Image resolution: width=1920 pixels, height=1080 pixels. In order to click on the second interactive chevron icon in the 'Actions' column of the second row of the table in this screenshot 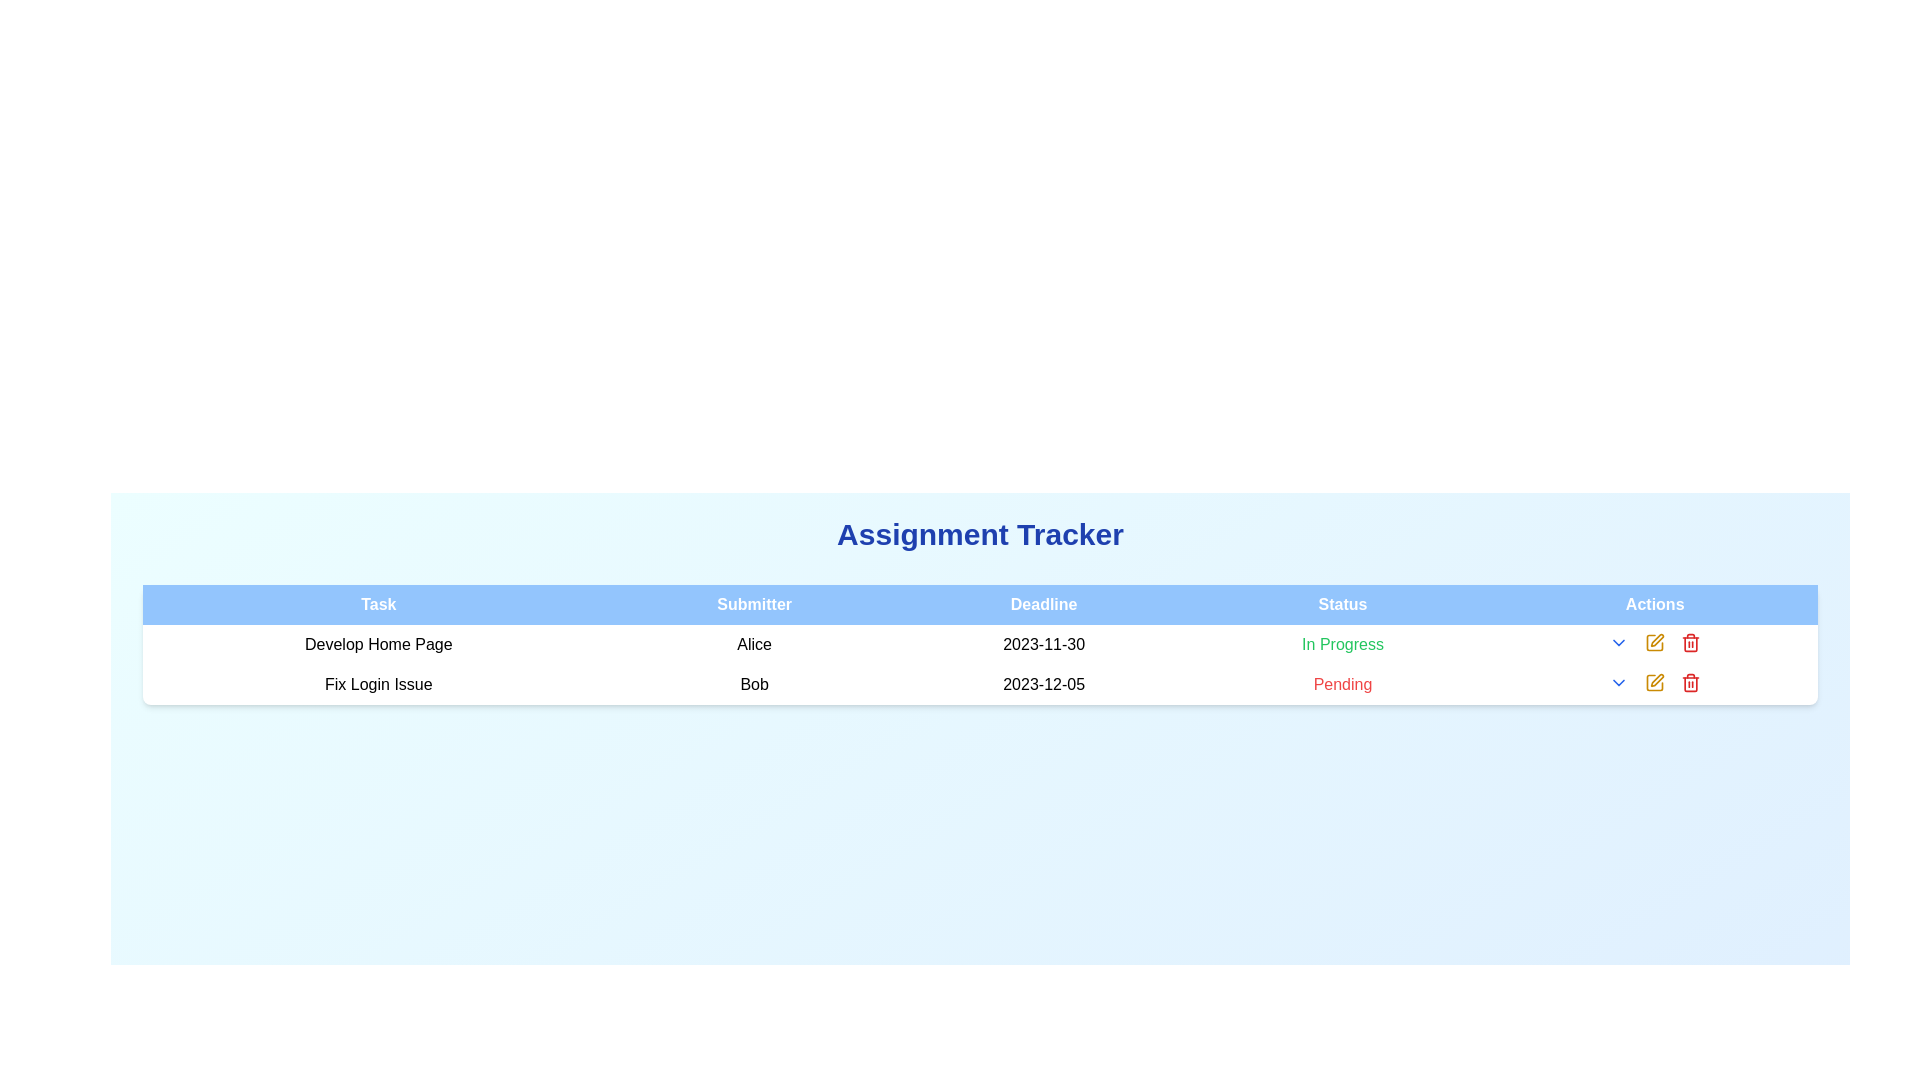, I will do `click(1619, 681)`.